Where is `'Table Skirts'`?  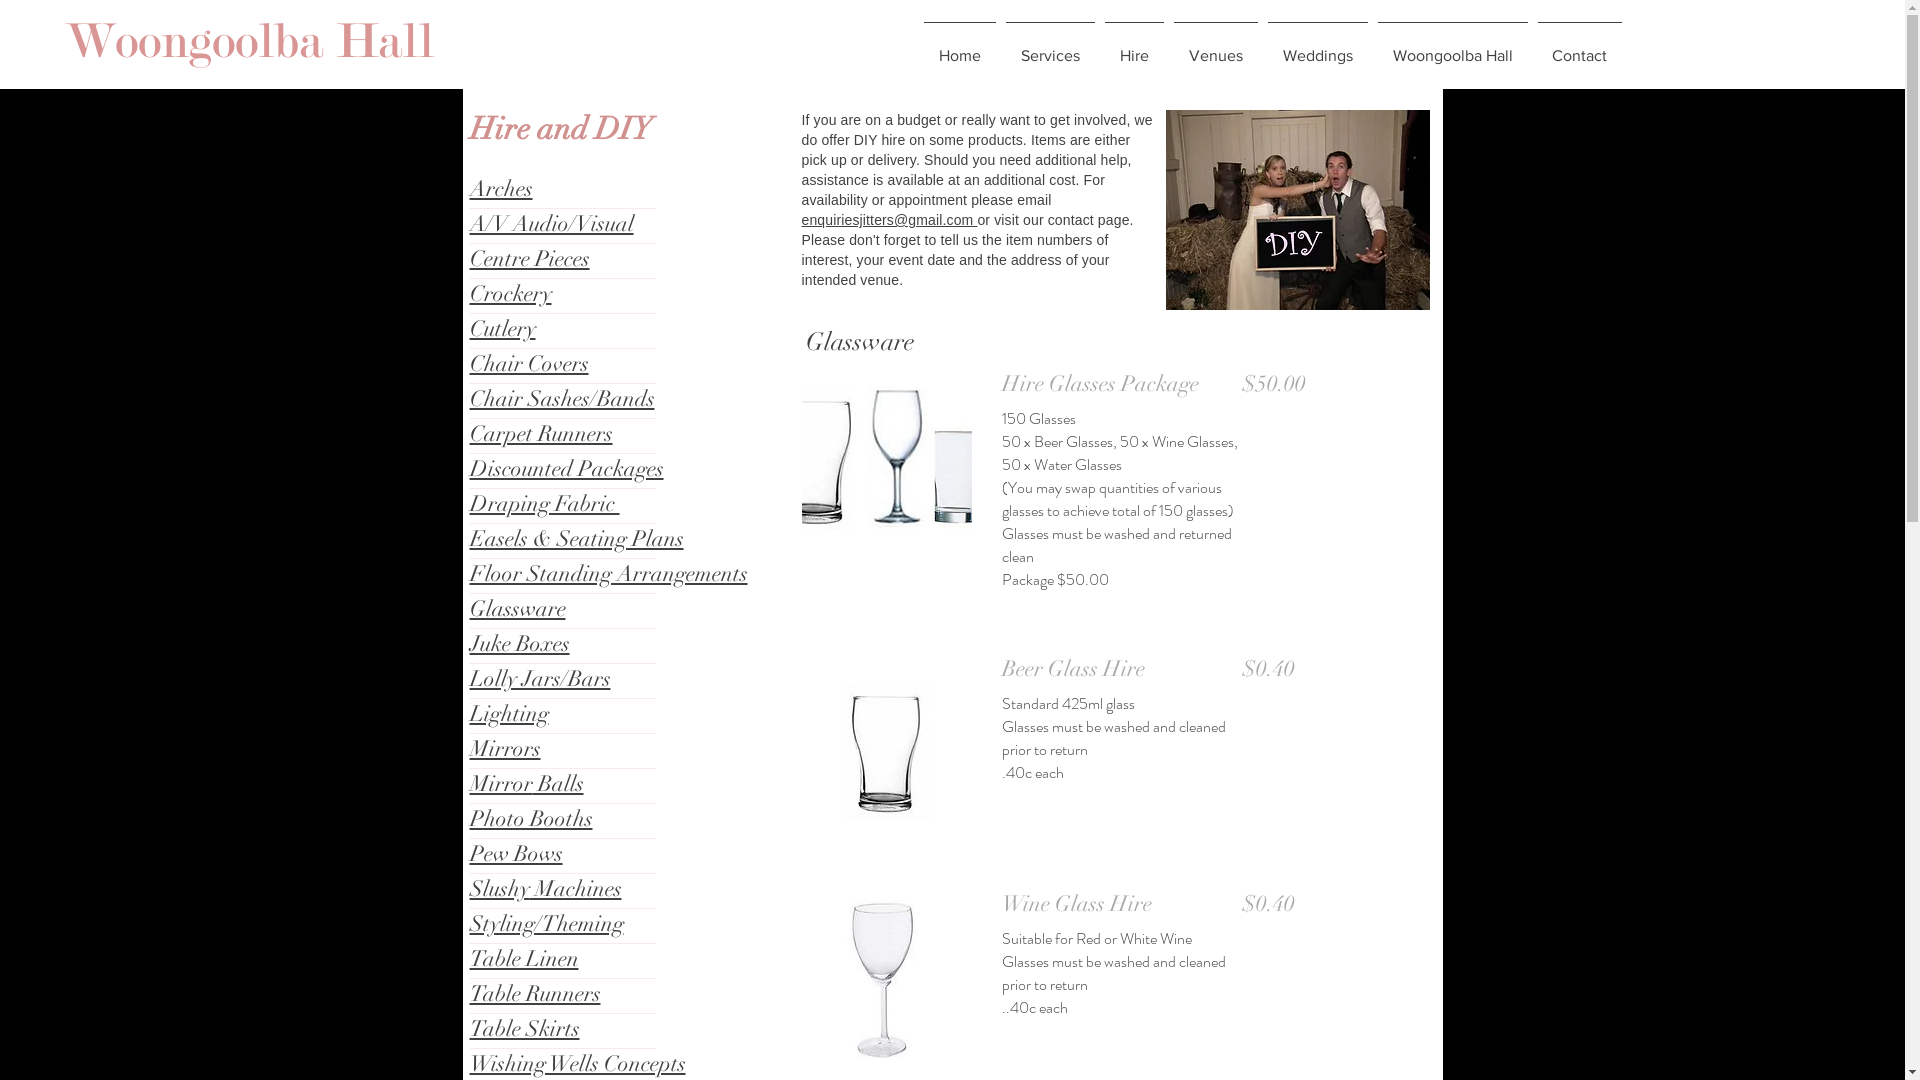
'Table Skirts' is located at coordinates (524, 1028).